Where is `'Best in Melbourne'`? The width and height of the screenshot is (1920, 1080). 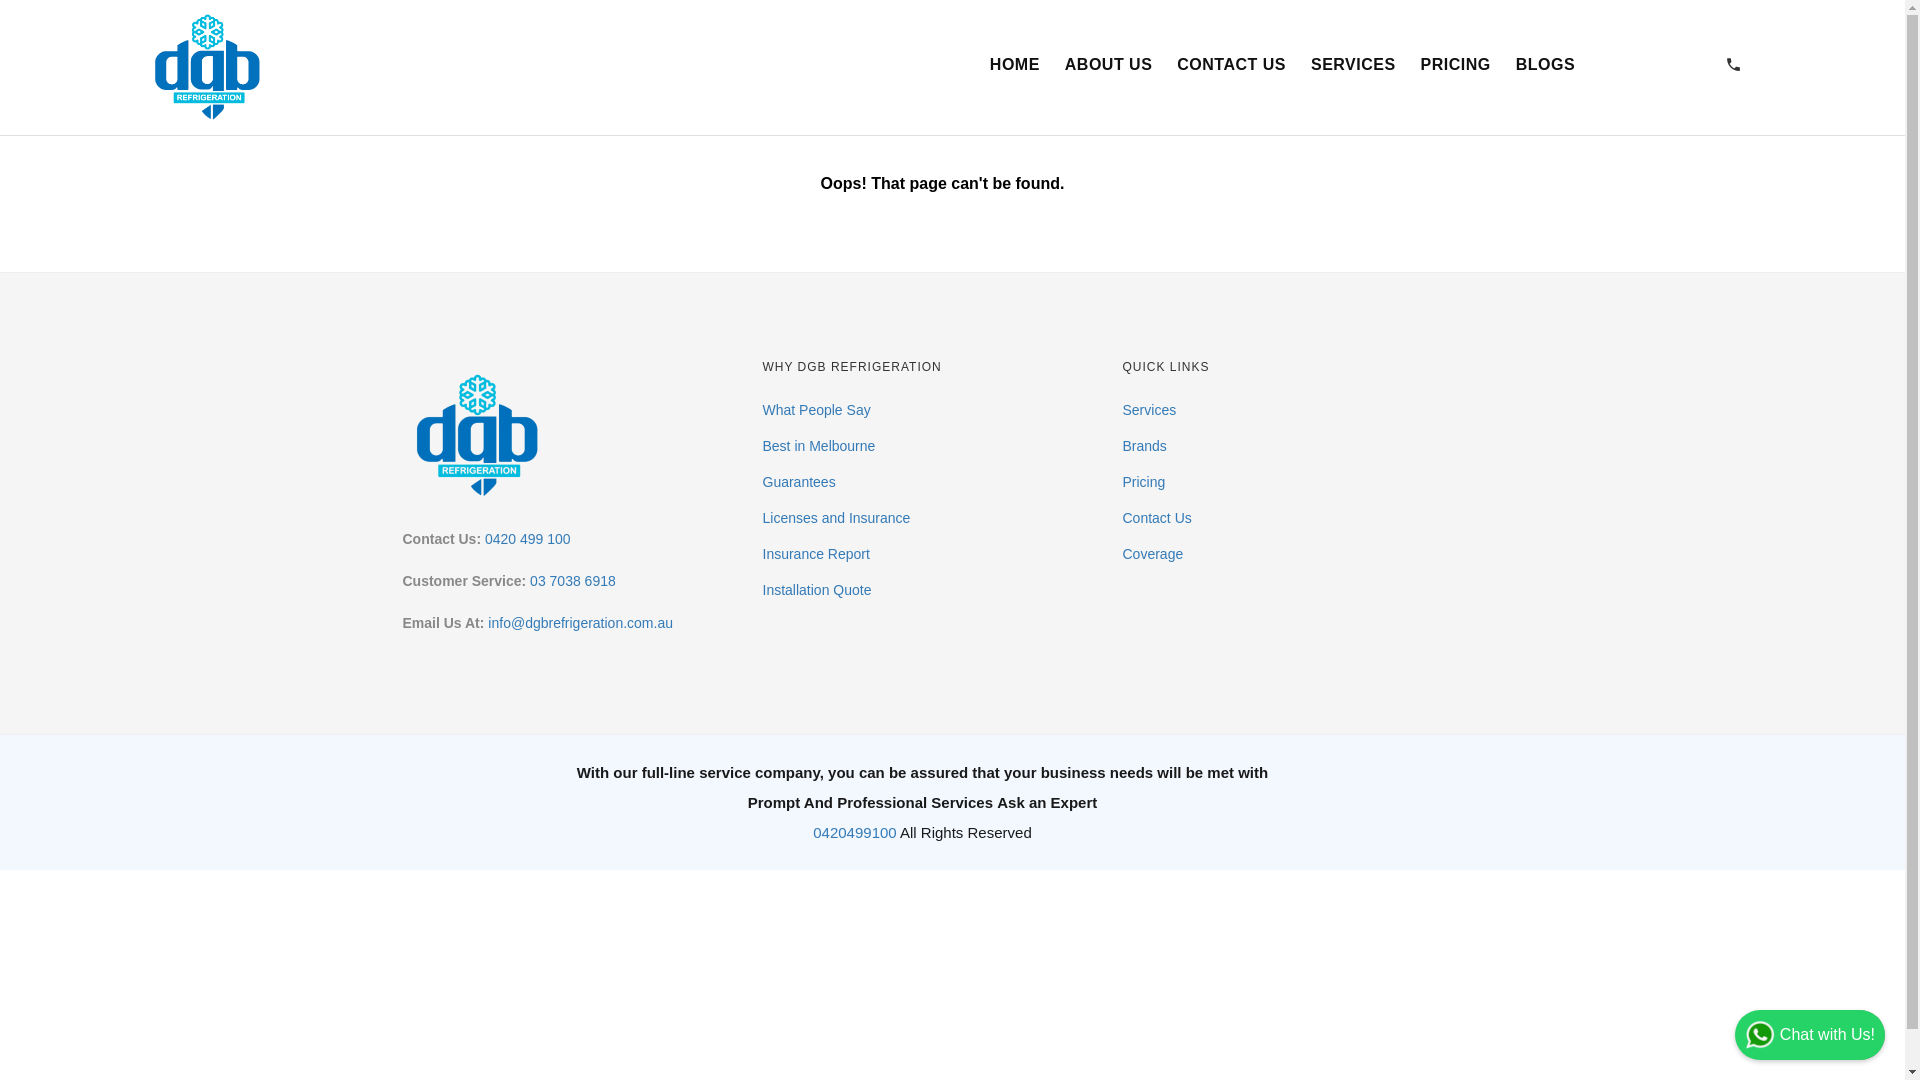 'Best in Melbourne' is located at coordinates (818, 445).